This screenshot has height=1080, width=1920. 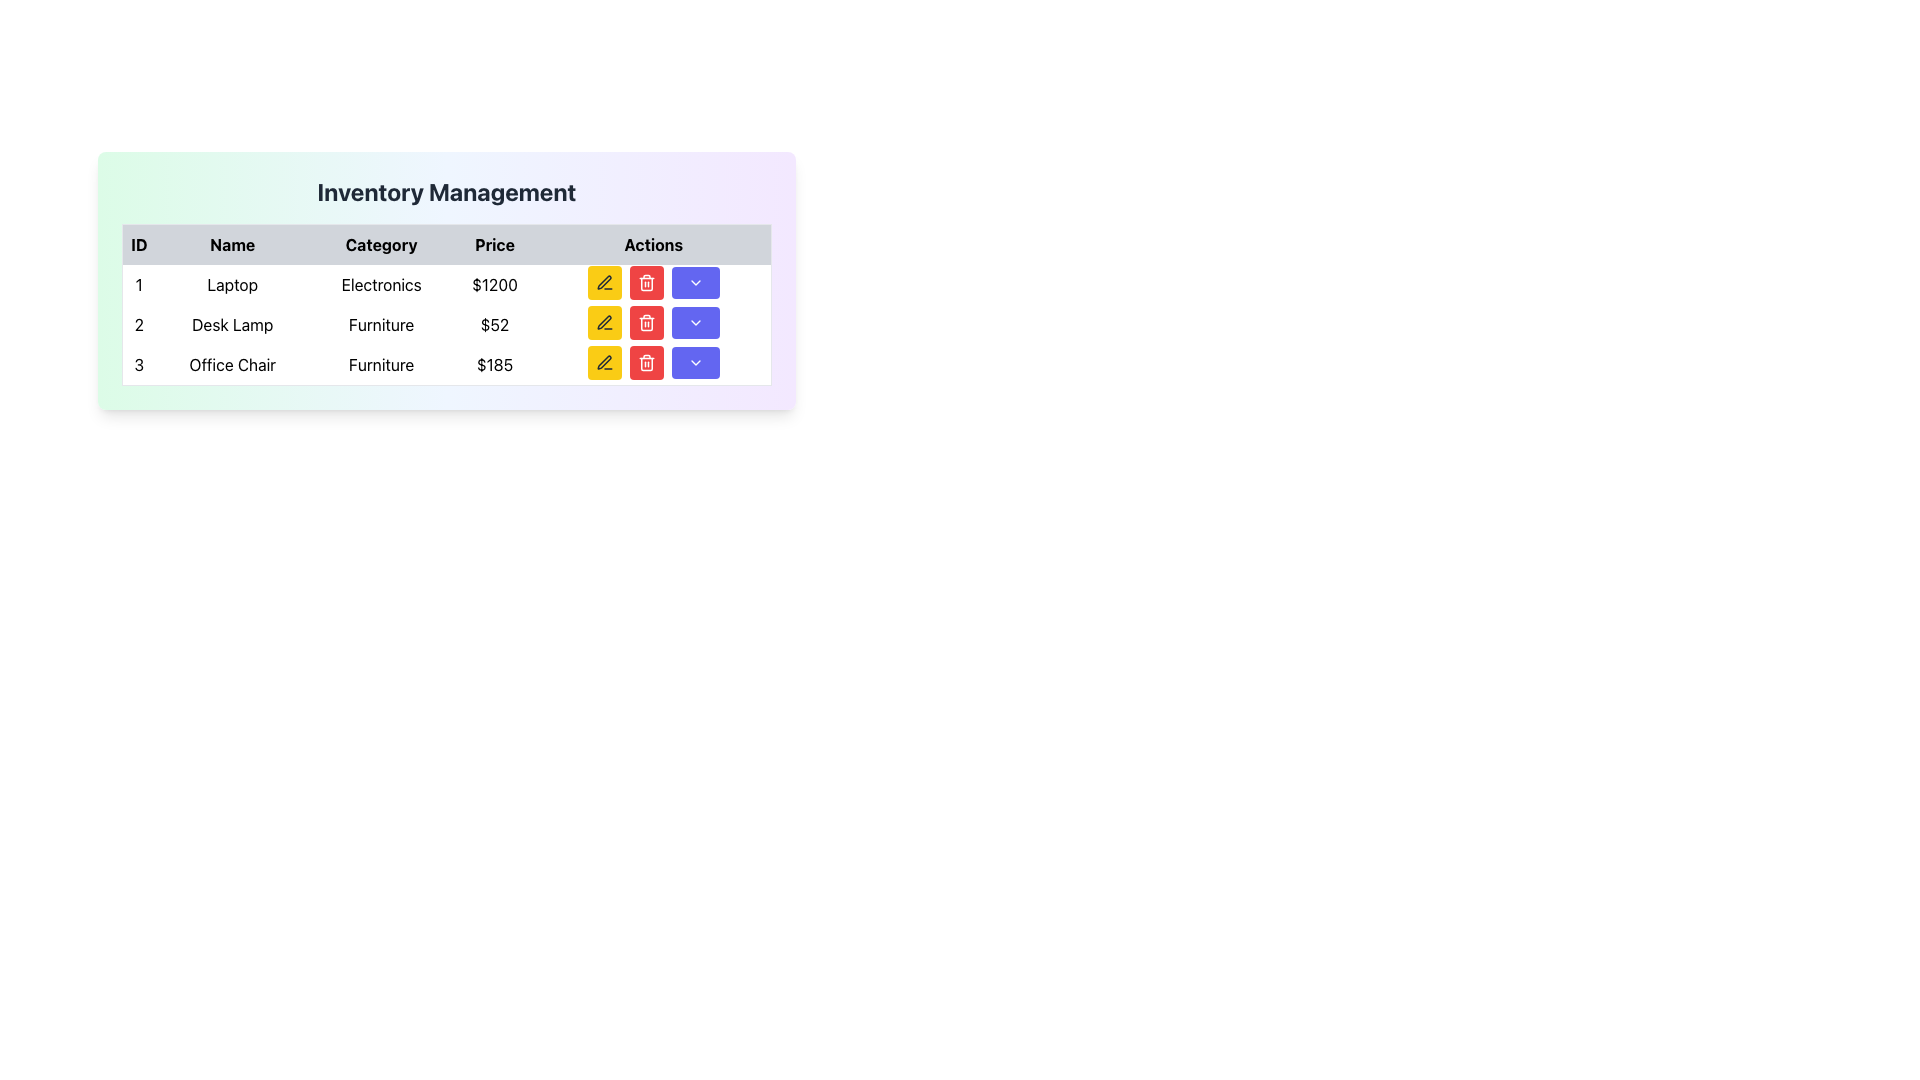 What do you see at coordinates (603, 362) in the screenshot?
I see `the pen icon button with a yellow rectangular background and black border located in the 'Actions' column of the table` at bounding box center [603, 362].